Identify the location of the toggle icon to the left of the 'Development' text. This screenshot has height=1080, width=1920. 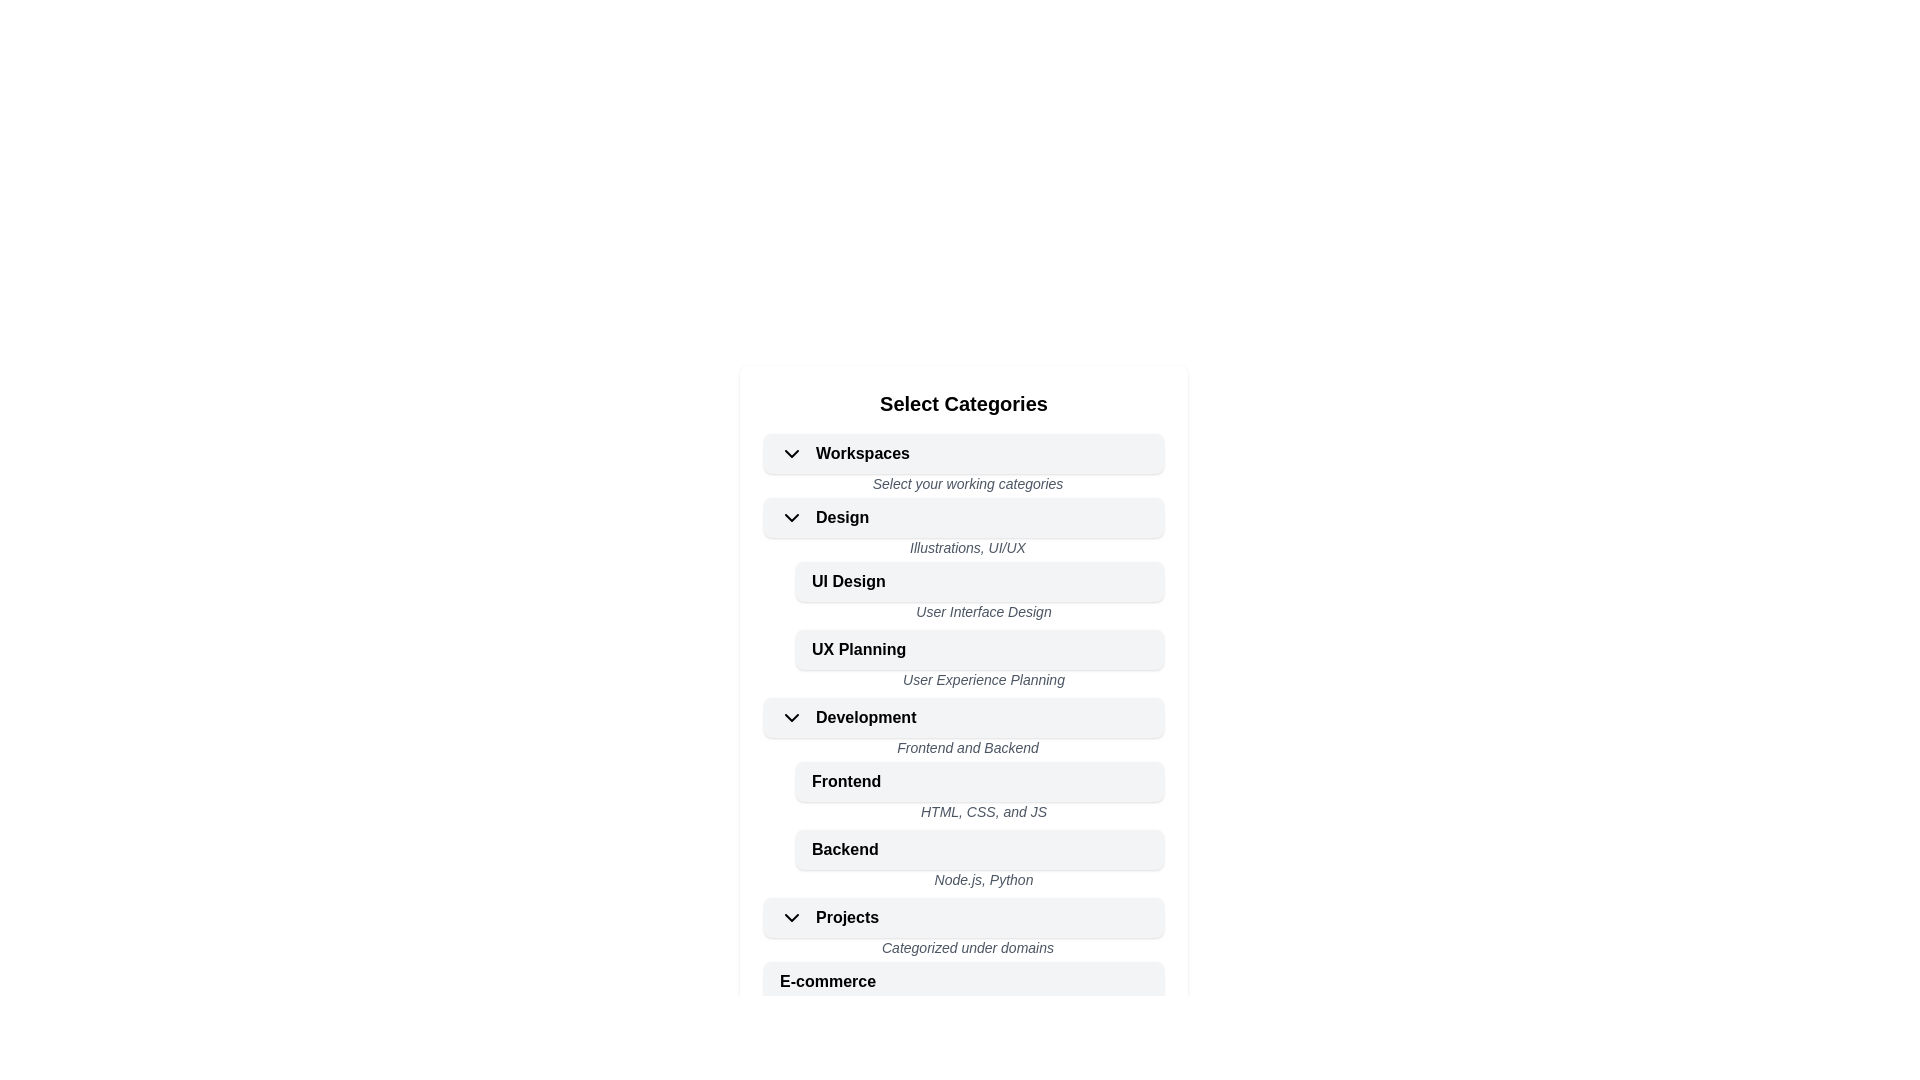
(791, 716).